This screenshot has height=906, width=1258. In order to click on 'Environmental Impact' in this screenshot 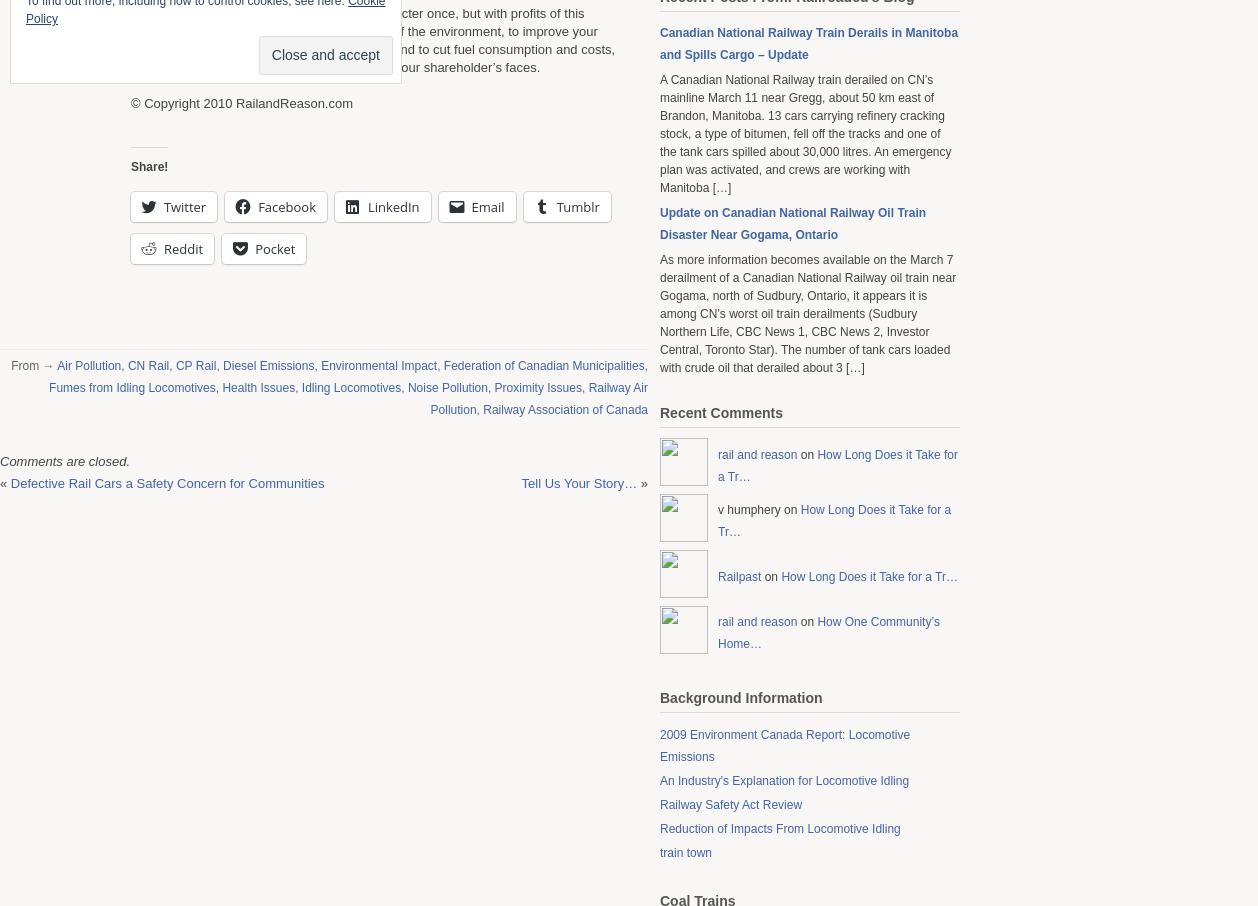, I will do `click(378, 364)`.